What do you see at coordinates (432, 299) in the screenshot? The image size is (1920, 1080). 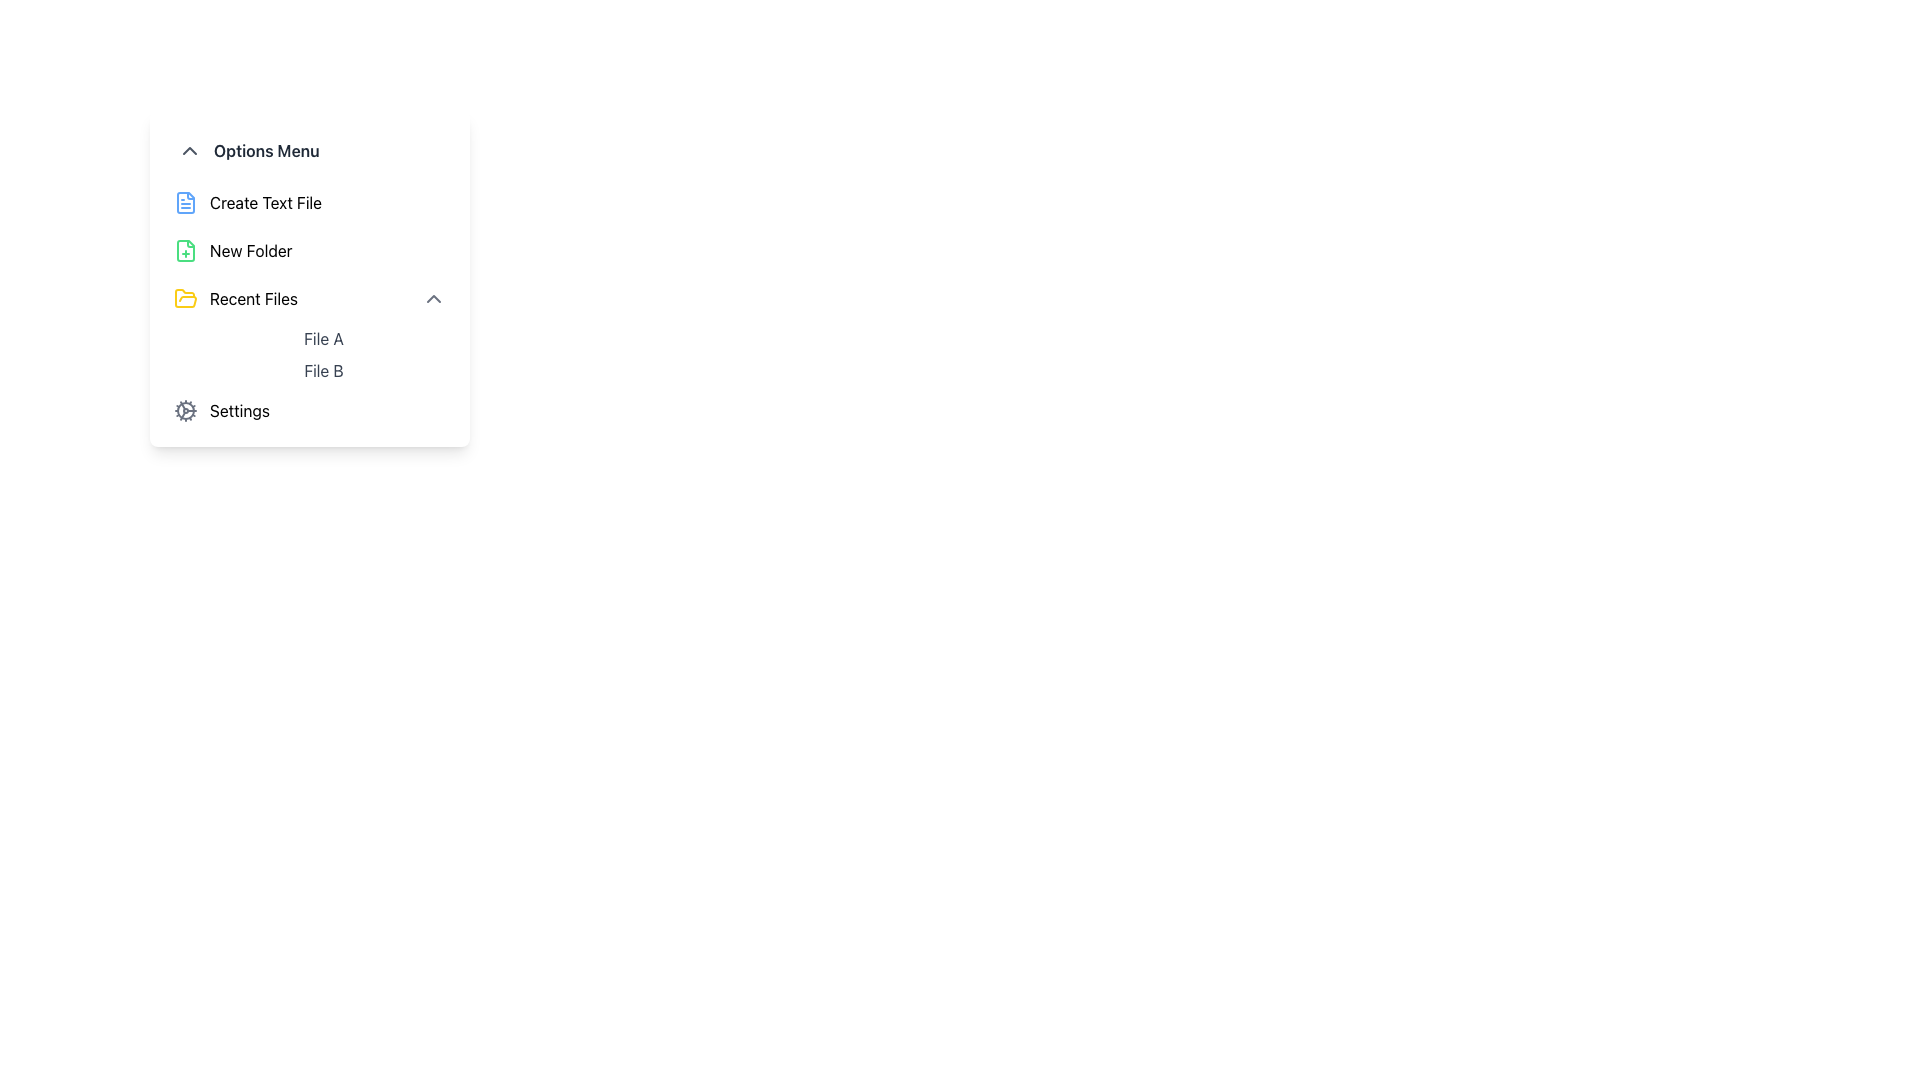 I see `the upward-pointing gray chevron icon located to the far right of the 'Recent Files' label` at bounding box center [432, 299].